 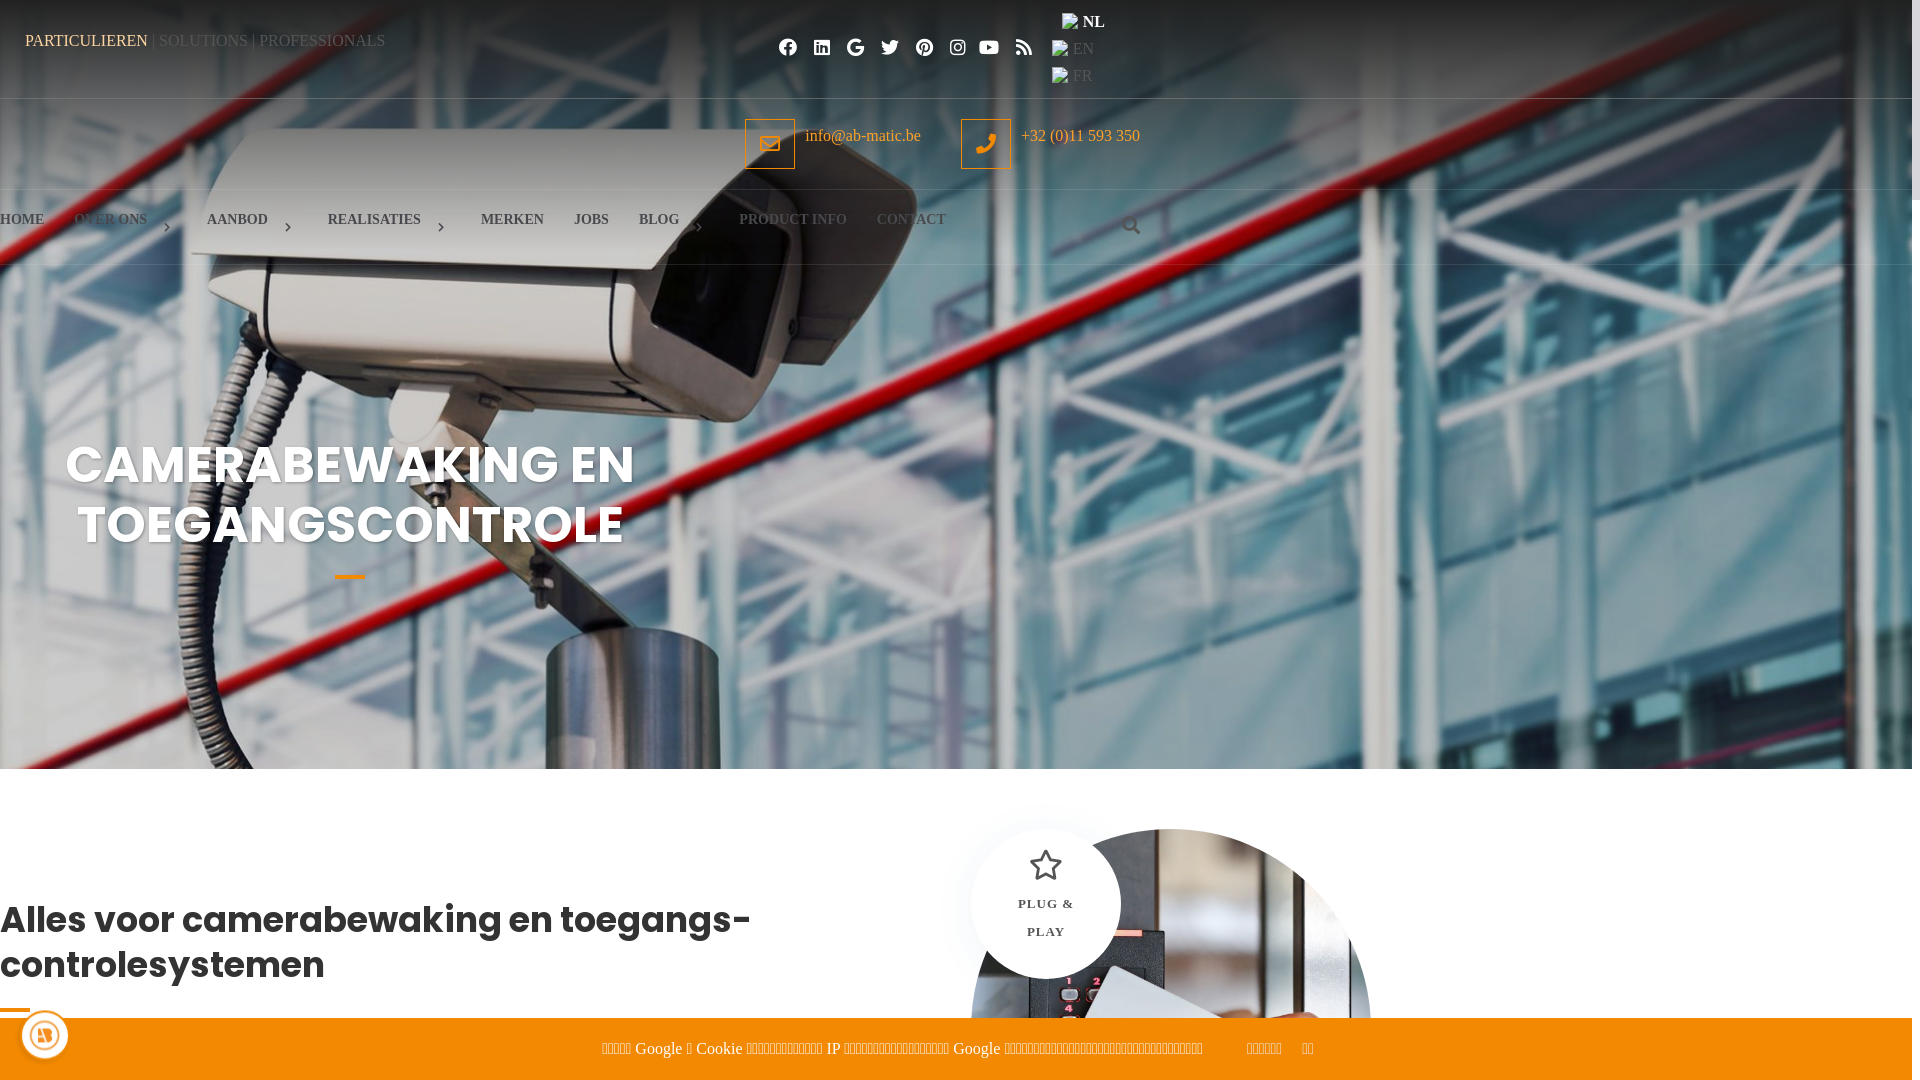 I want to click on 'BLOG', so click(x=673, y=226).